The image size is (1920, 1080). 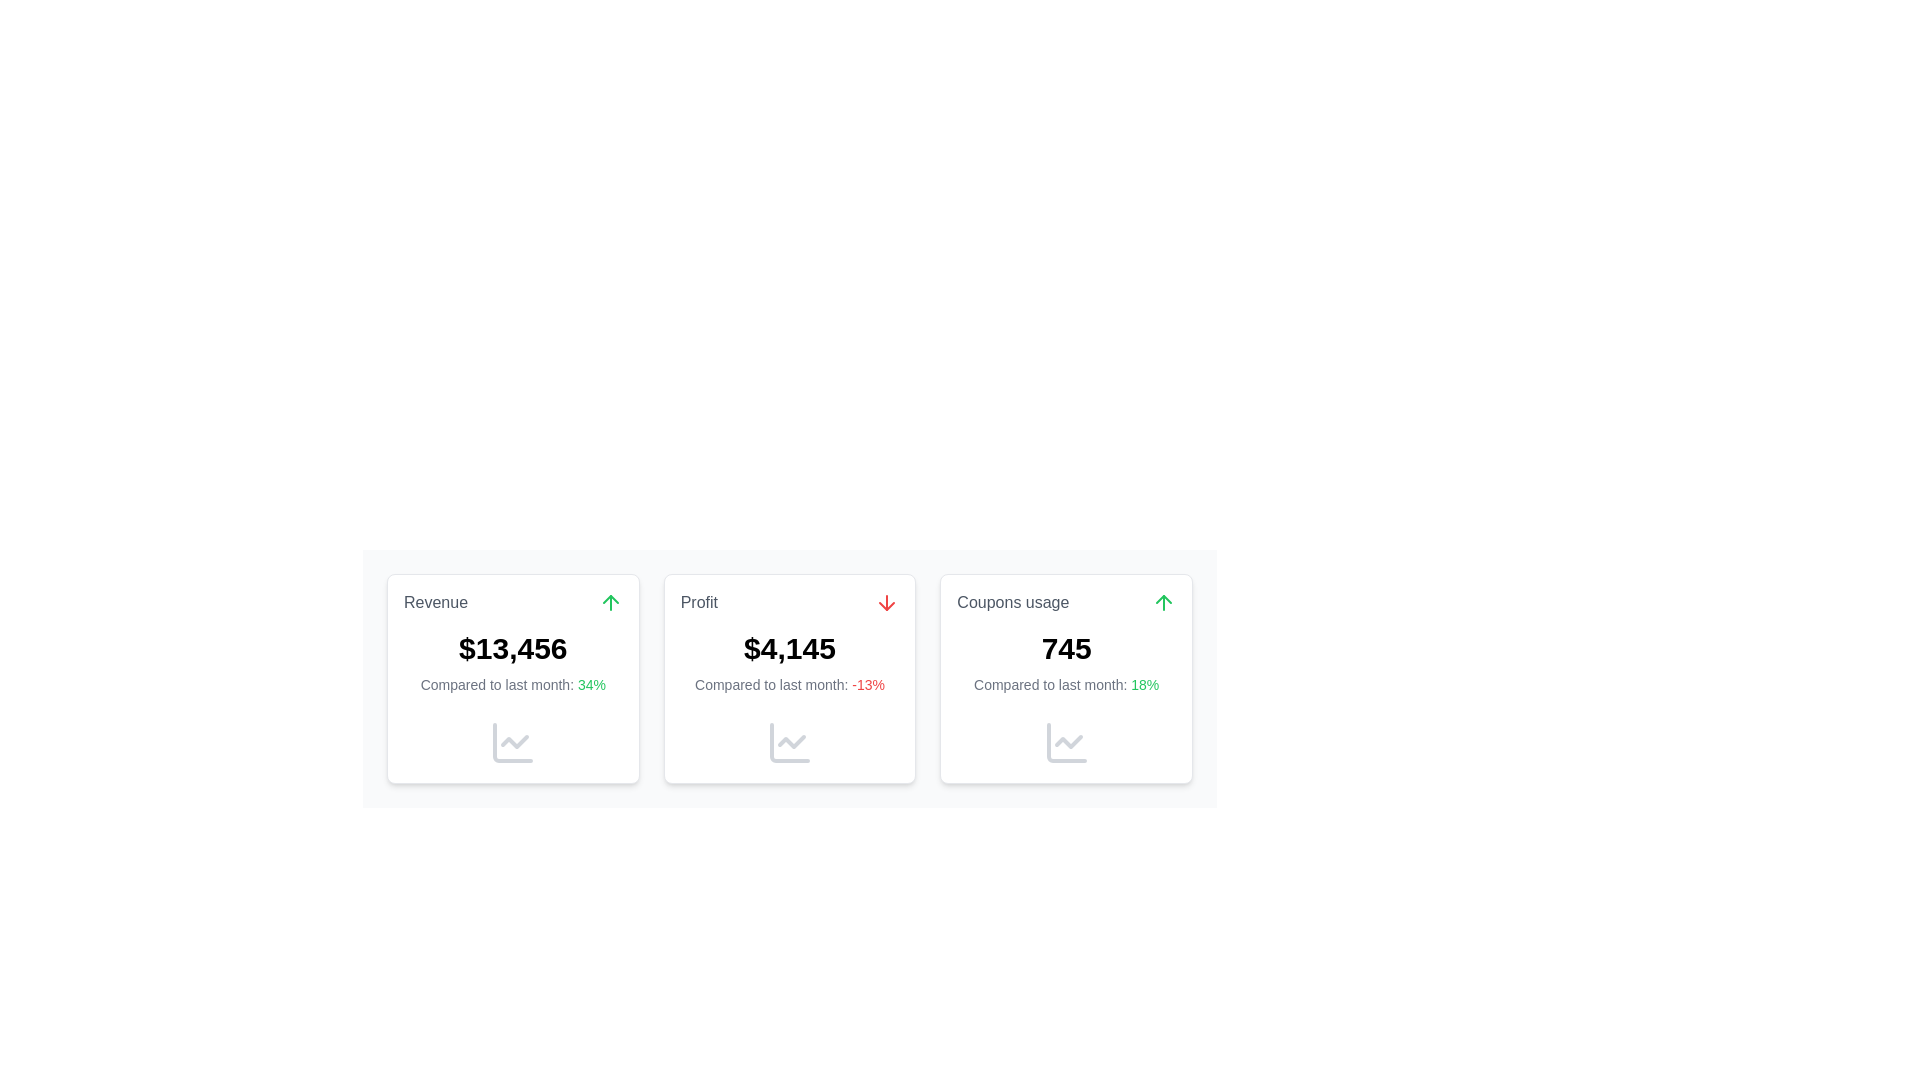 What do you see at coordinates (1163, 601) in the screenshot?
I see `the upward trend arrow icon located in the top-right corner of the 'Coupons usage' card, which visually indicates improvement in coupon usage` at bounding box center [1163, 601].